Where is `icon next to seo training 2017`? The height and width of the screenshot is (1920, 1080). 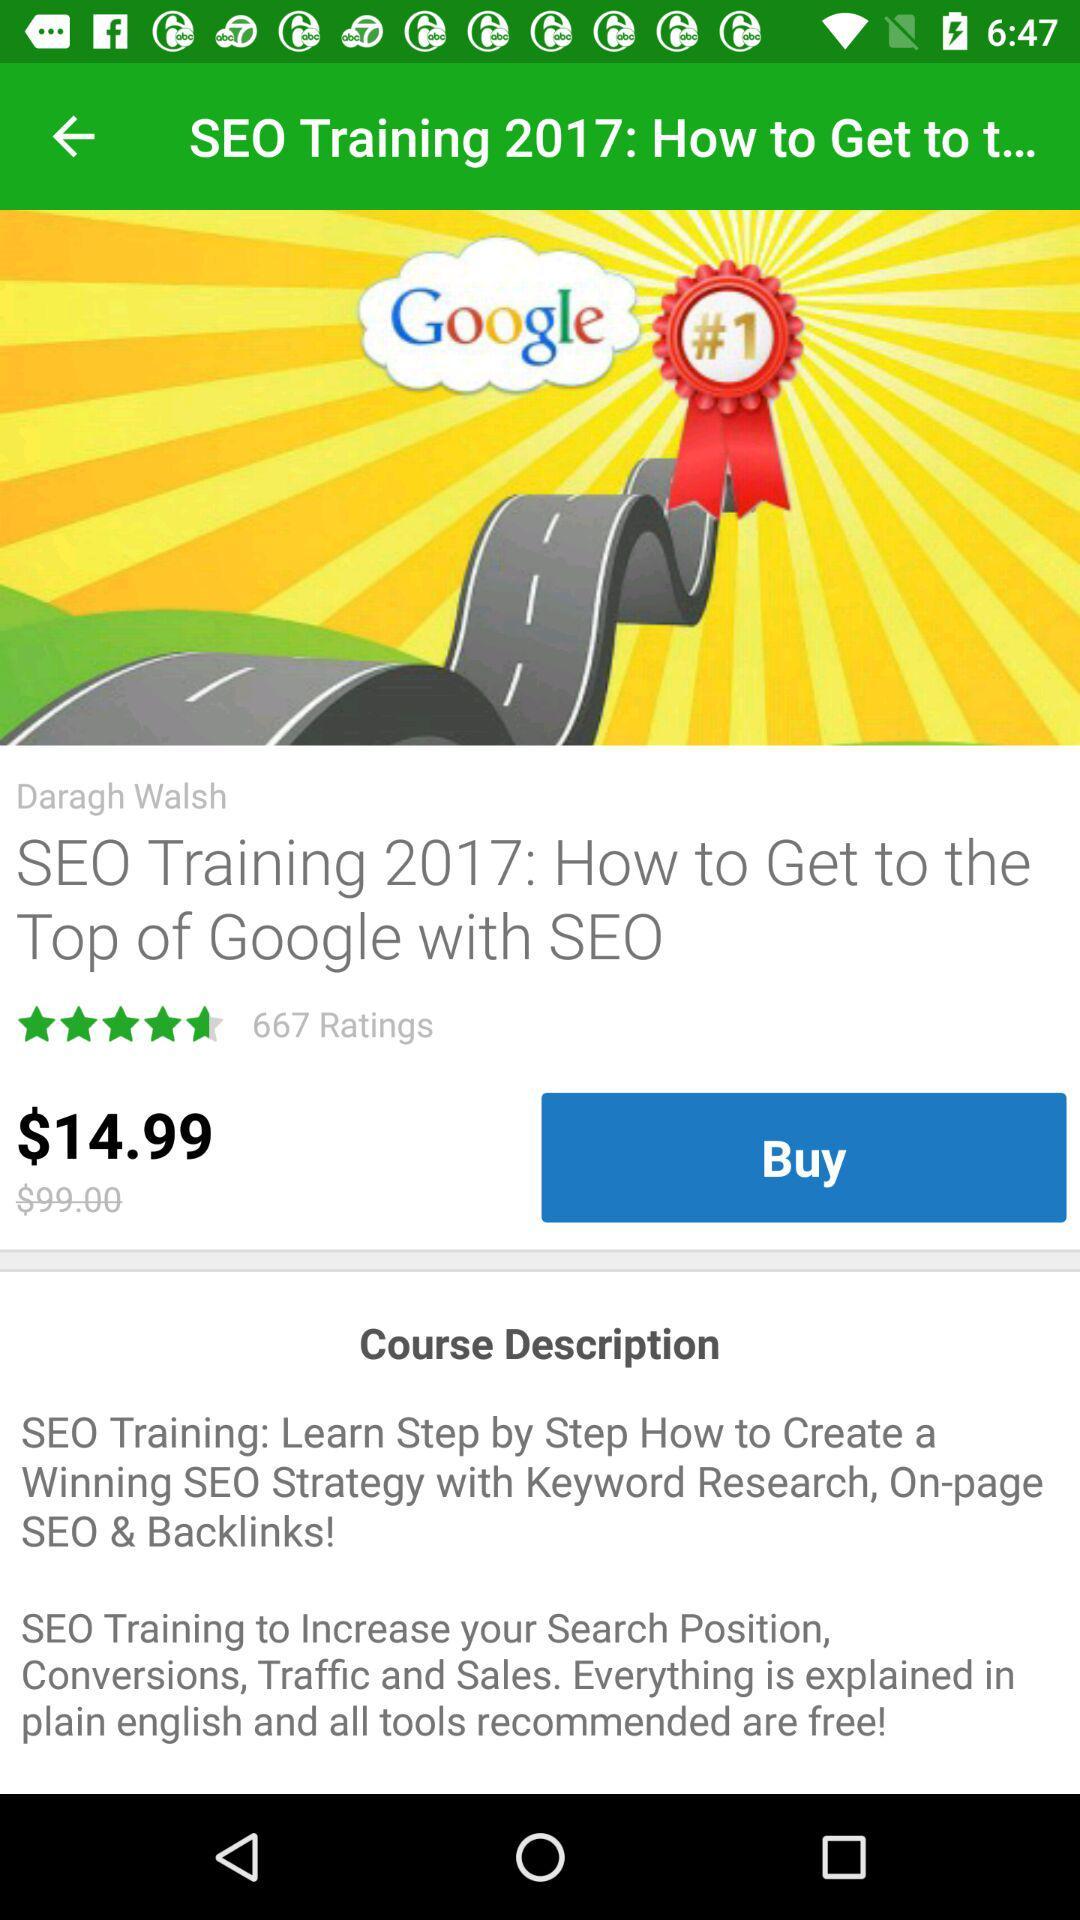
icon next to seo training 2017 is located at coordinates (72, 135).